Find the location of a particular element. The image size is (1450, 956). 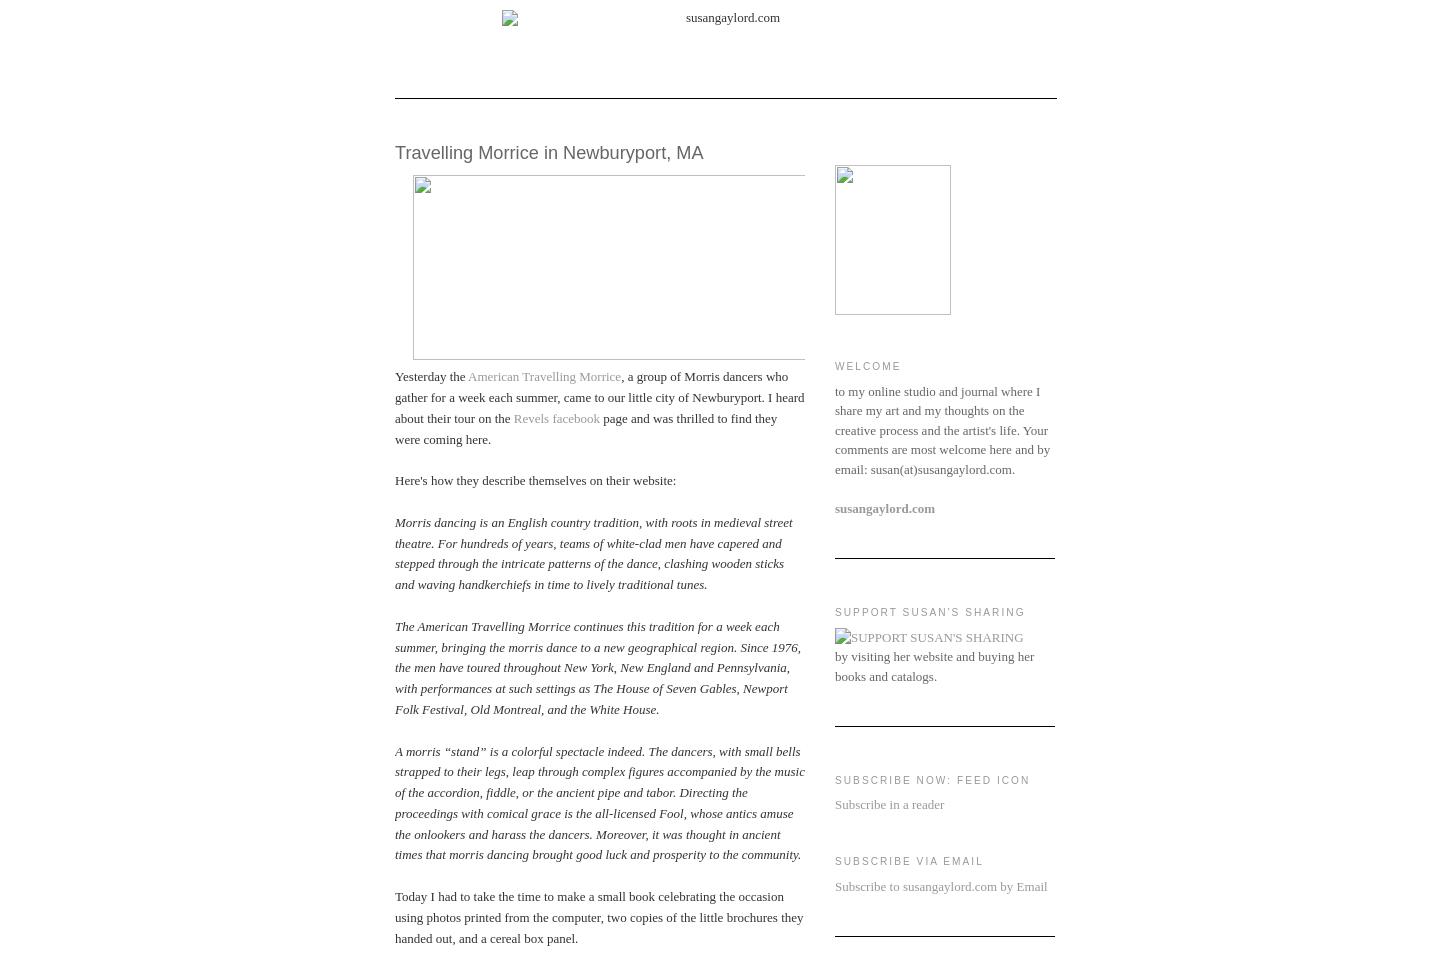

'Morris dancing is an English country tradition, with roots in medieval street theatre. For hundreds of years, teams of white-clad men have capered and stepped through the intricate patterns of the dance, clashing wooden sticks and waving handkerchiefs in time to lively traditional tunes.' is located at coordinates (593, 552).